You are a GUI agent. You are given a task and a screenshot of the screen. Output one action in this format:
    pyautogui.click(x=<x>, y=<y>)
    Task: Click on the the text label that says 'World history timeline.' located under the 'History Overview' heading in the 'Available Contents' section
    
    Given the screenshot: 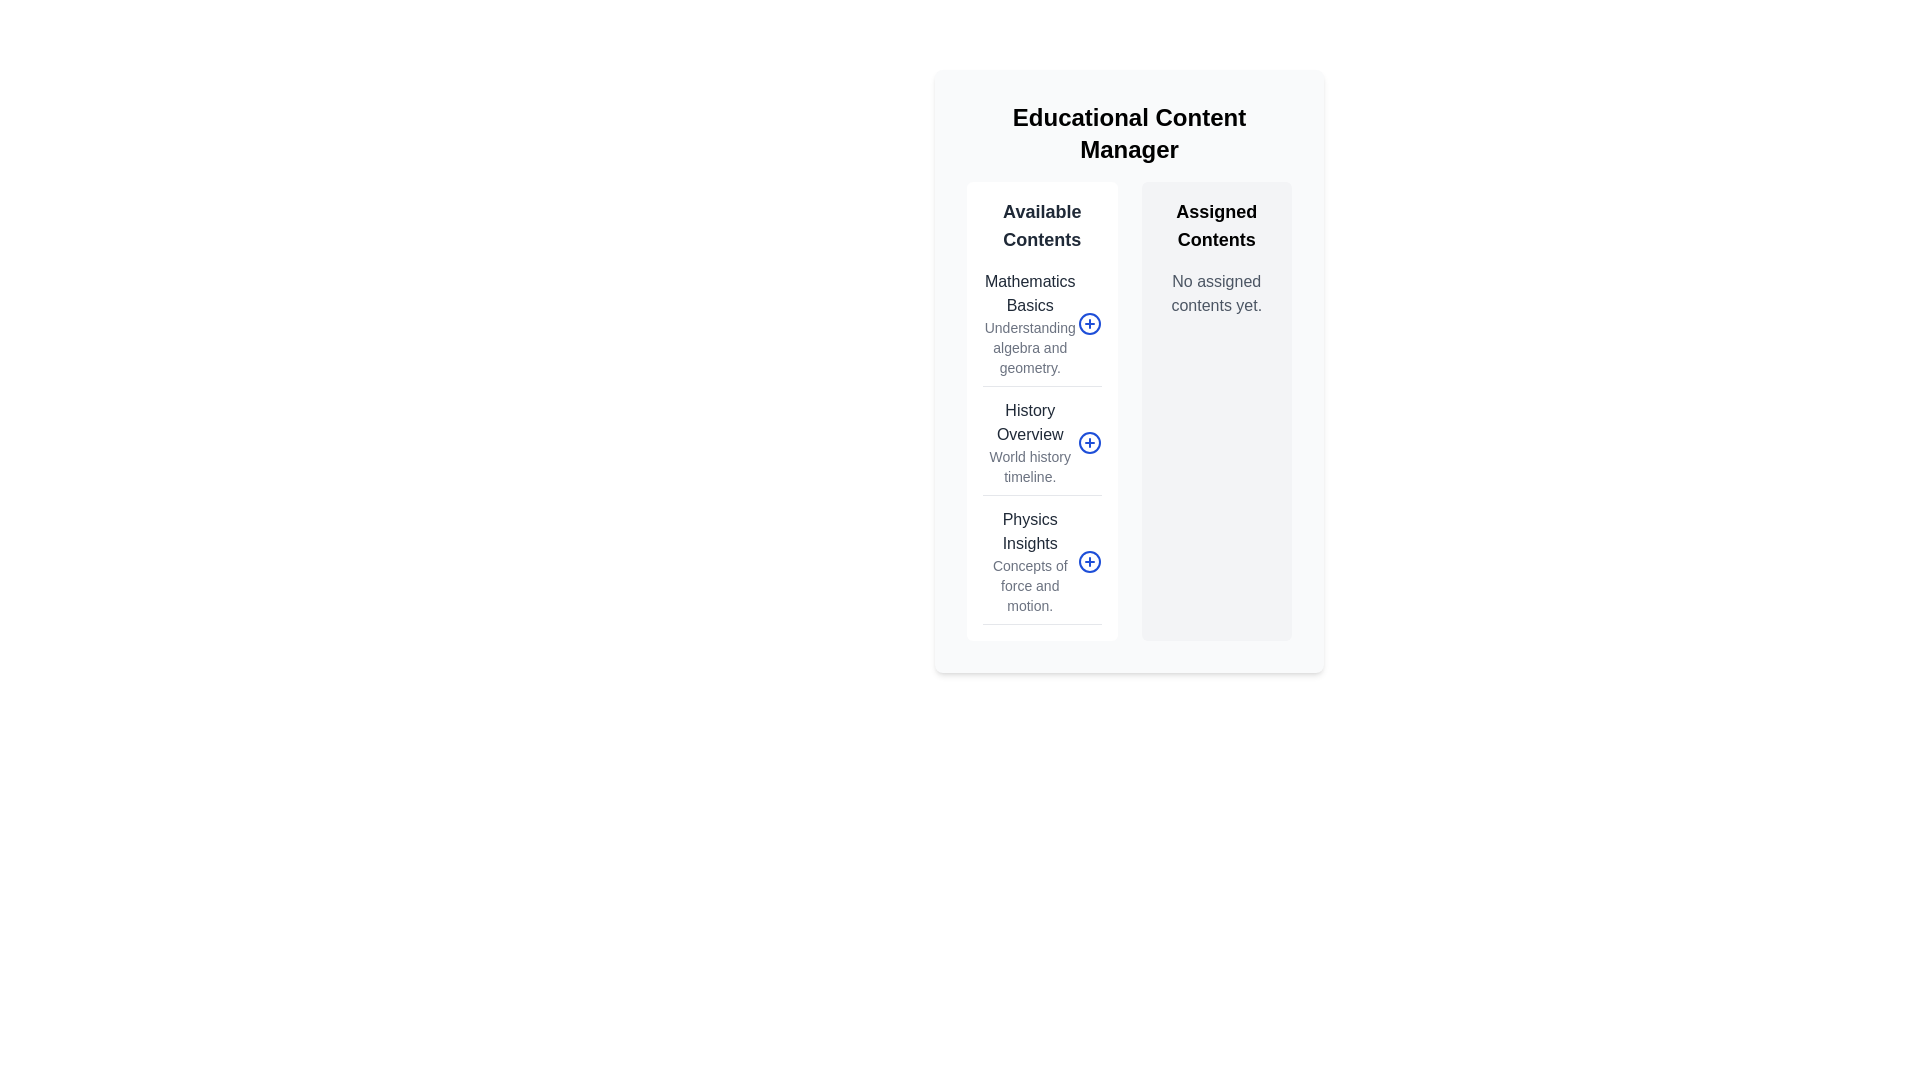 What is the action you would take?
    pyautogui.click(x=1030, y=466)
    